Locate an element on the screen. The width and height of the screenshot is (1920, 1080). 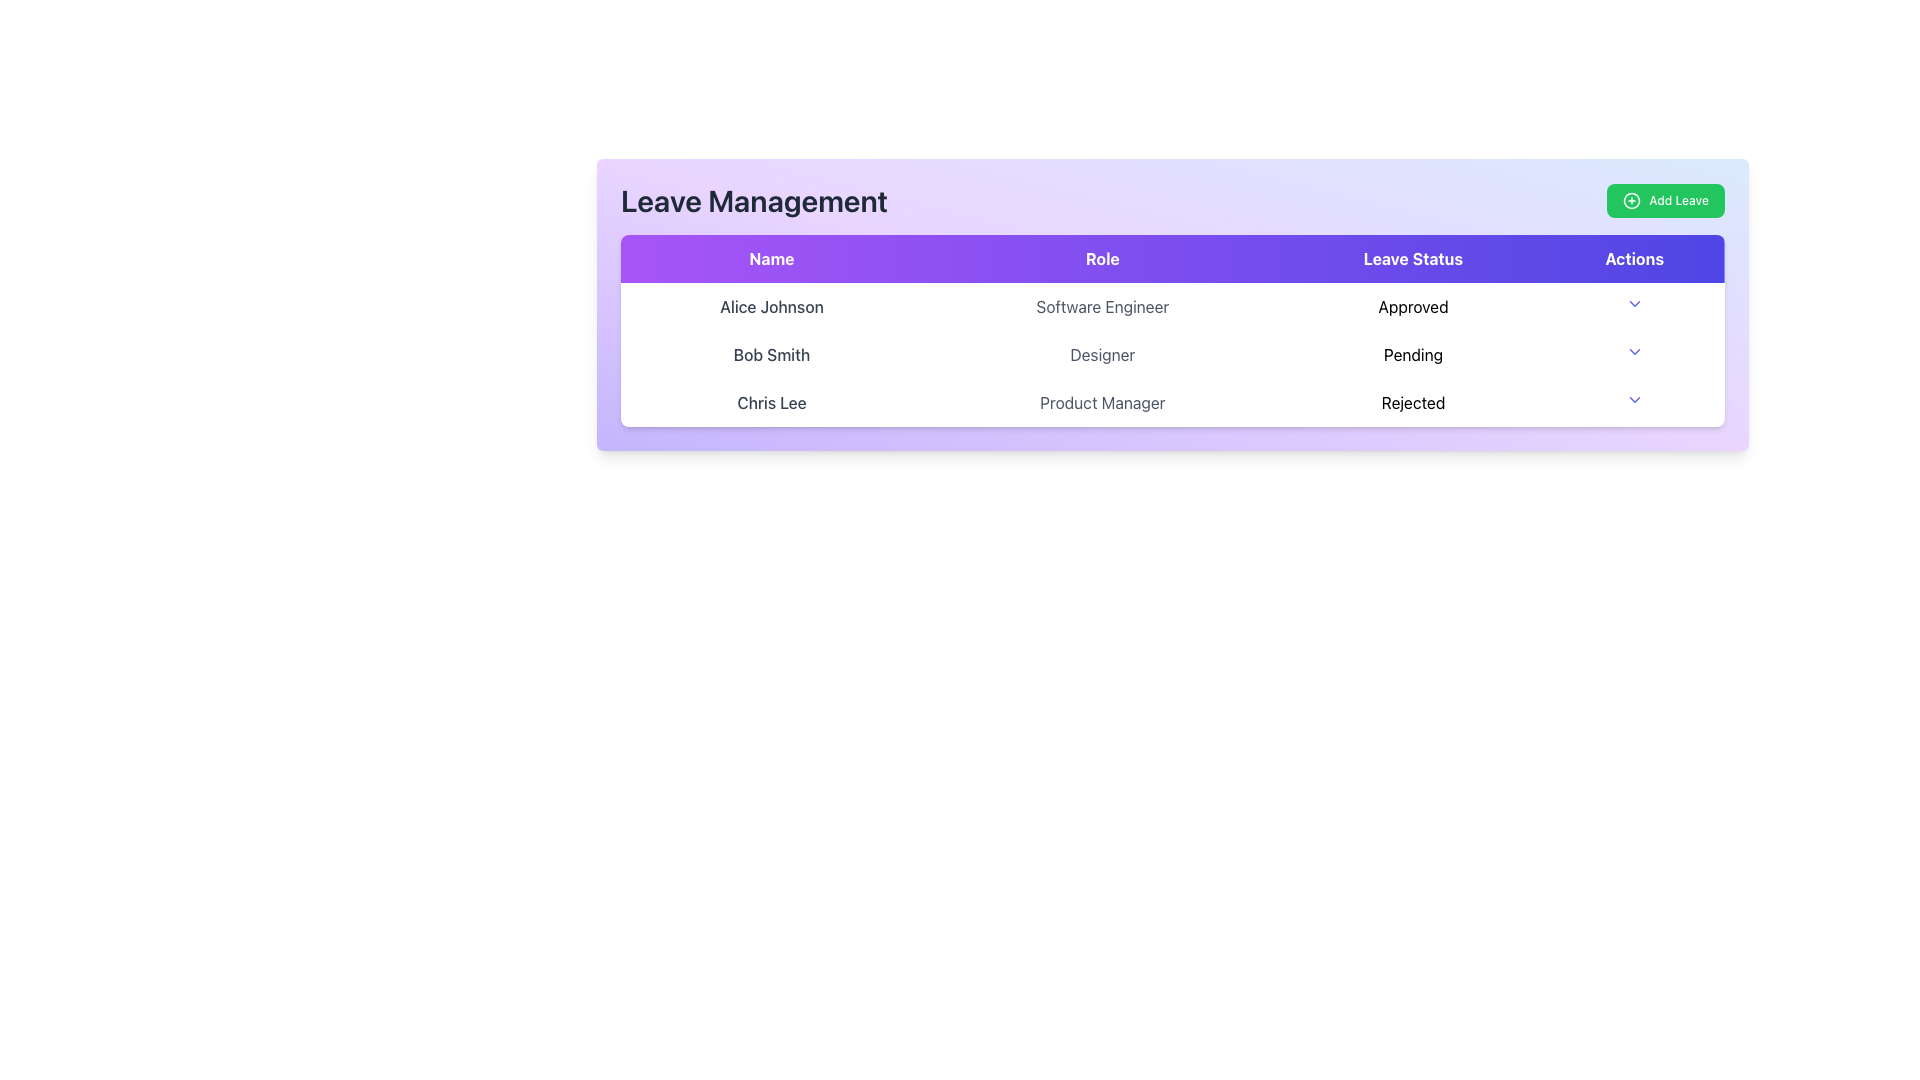
the text label displaying 'Leave Management', which is a bold, large font in dark gray, located at the top left of its section with a light purple background is located at coordinates (753, 200).